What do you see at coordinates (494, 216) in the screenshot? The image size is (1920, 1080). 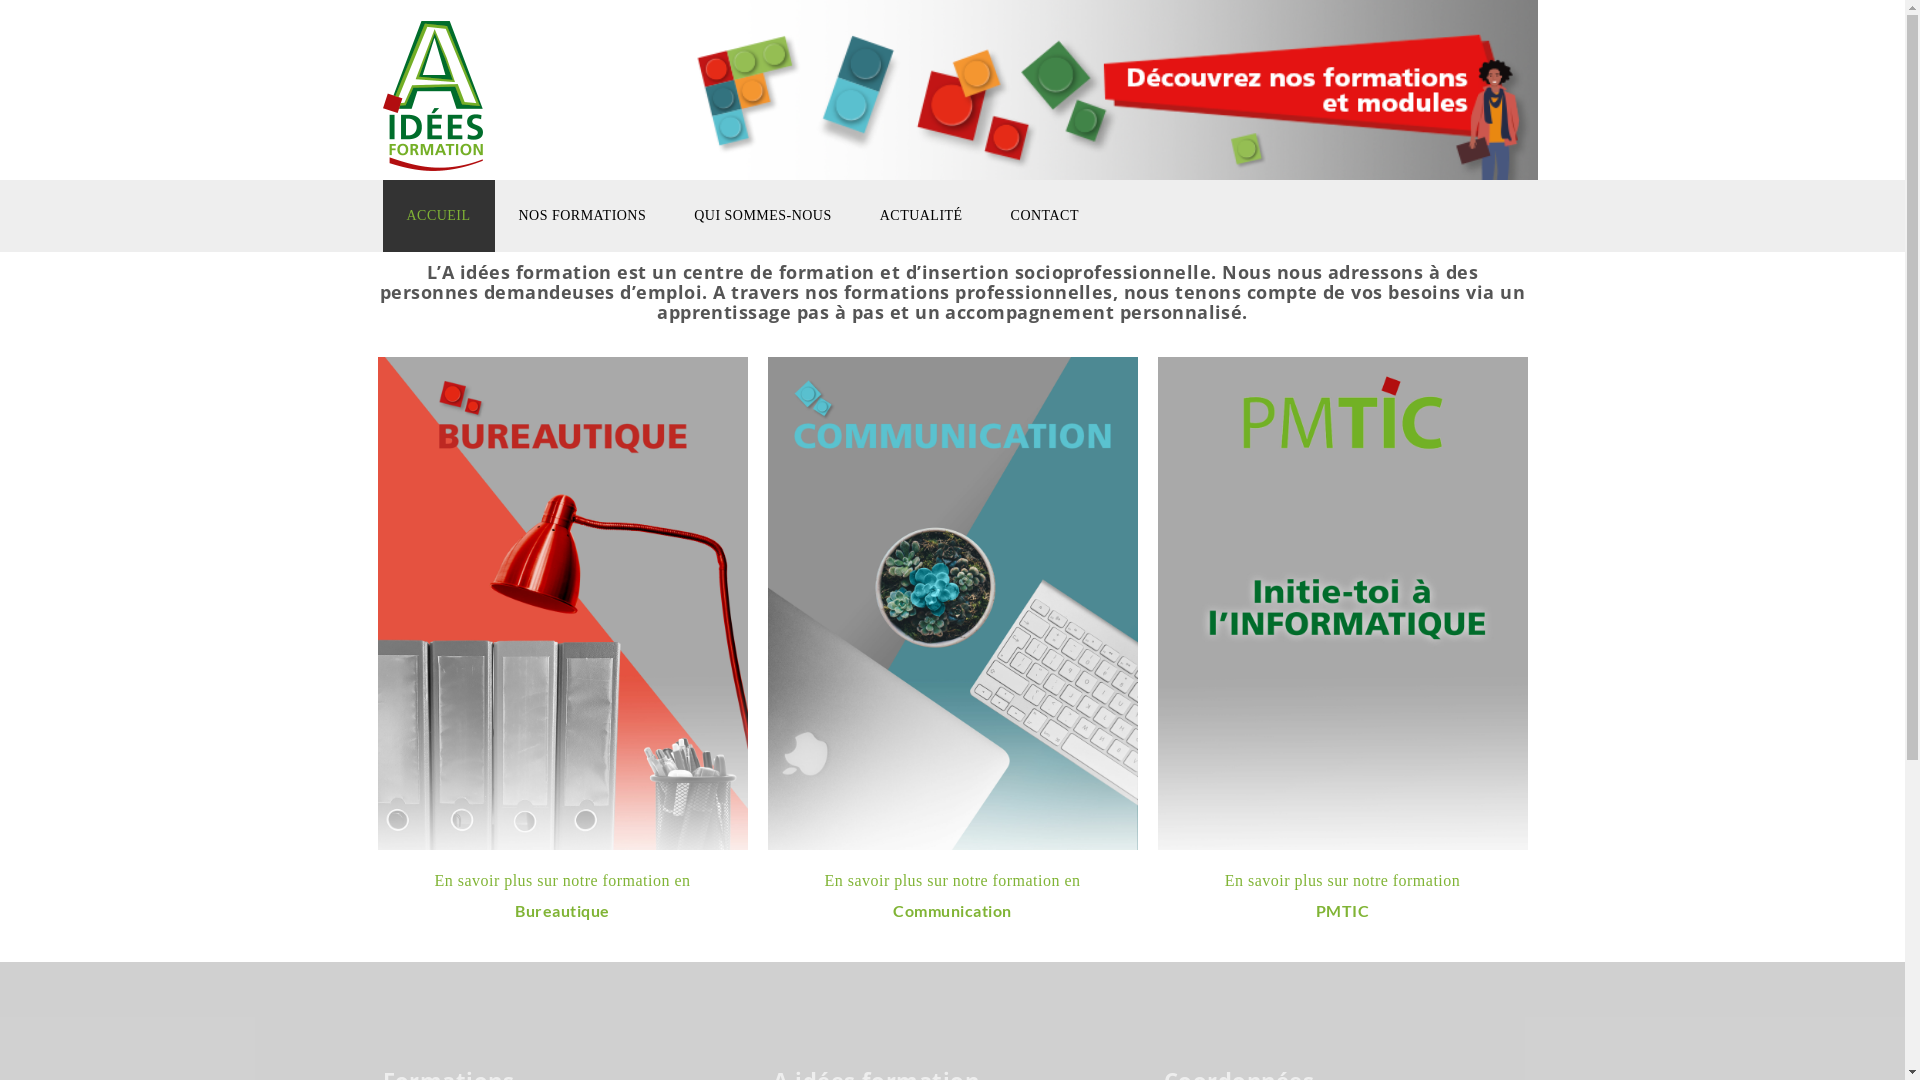 I see `'NOS FORMATIONS'` at bounding box center [494, 216].